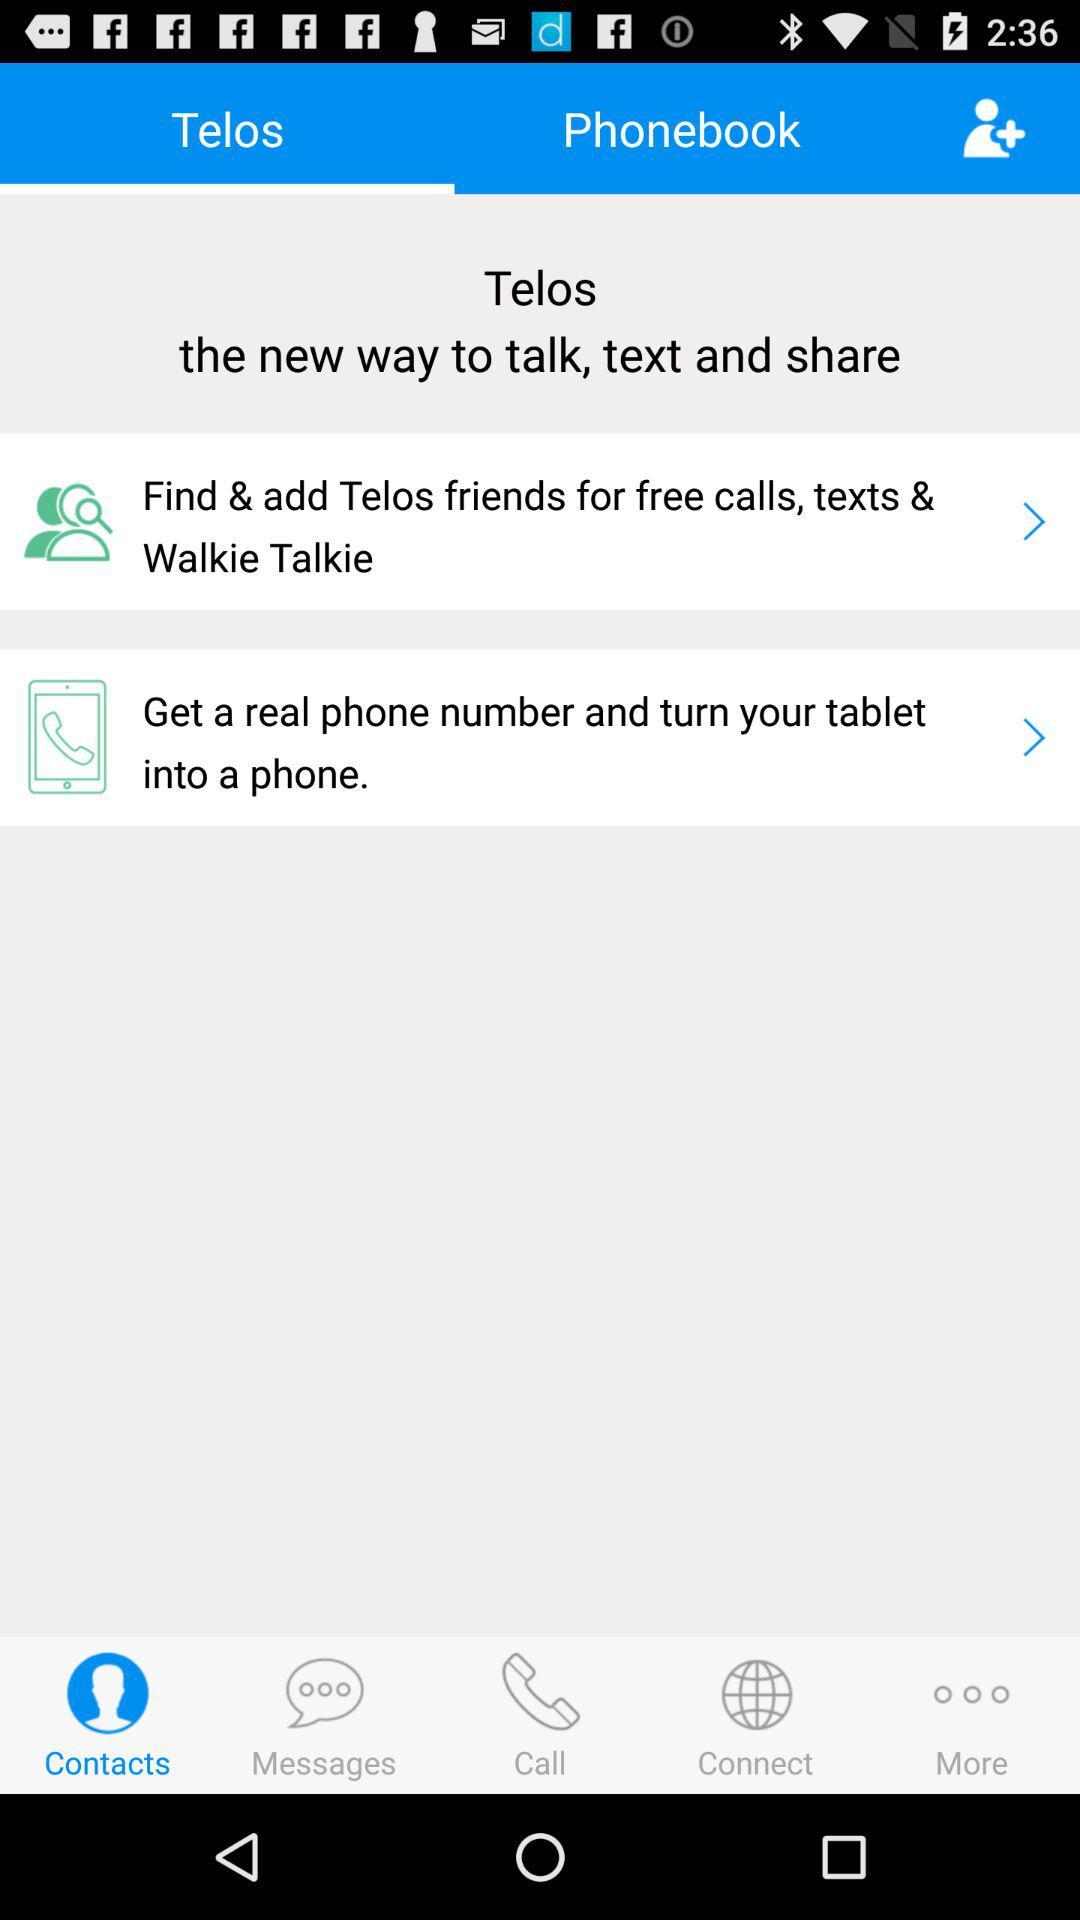 The height and width of the screenshot is (1920, 1080). I want to click on icon at the center, so click(571, 736).